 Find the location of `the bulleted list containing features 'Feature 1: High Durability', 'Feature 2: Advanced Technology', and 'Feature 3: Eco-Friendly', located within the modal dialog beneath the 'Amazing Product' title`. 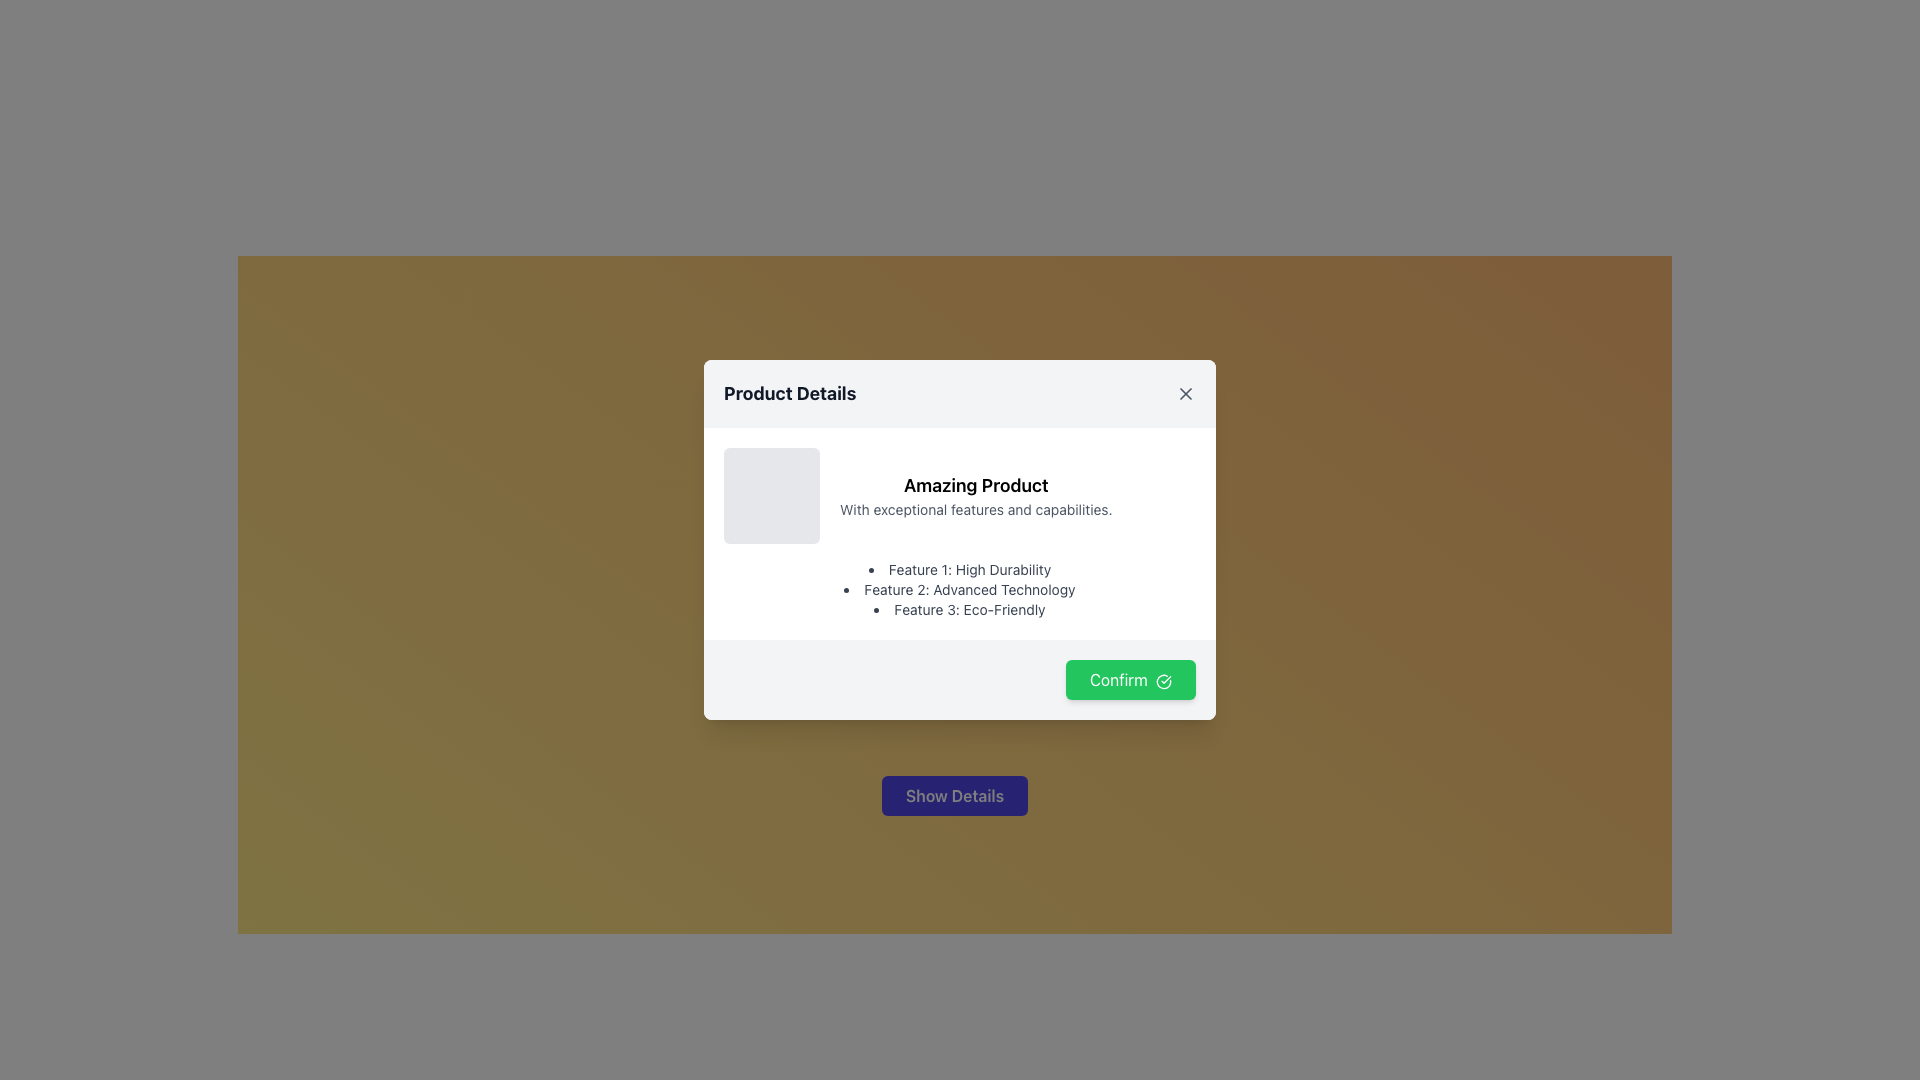

the bulleted list containing features 'Feature 1: High Durability', 'Feature 2: Advanced Technology', and 'Feature 3: Eco-Friendly', located within the modal dialog beneath the 'Amazing Product' title is located at coordinates (960, 589).